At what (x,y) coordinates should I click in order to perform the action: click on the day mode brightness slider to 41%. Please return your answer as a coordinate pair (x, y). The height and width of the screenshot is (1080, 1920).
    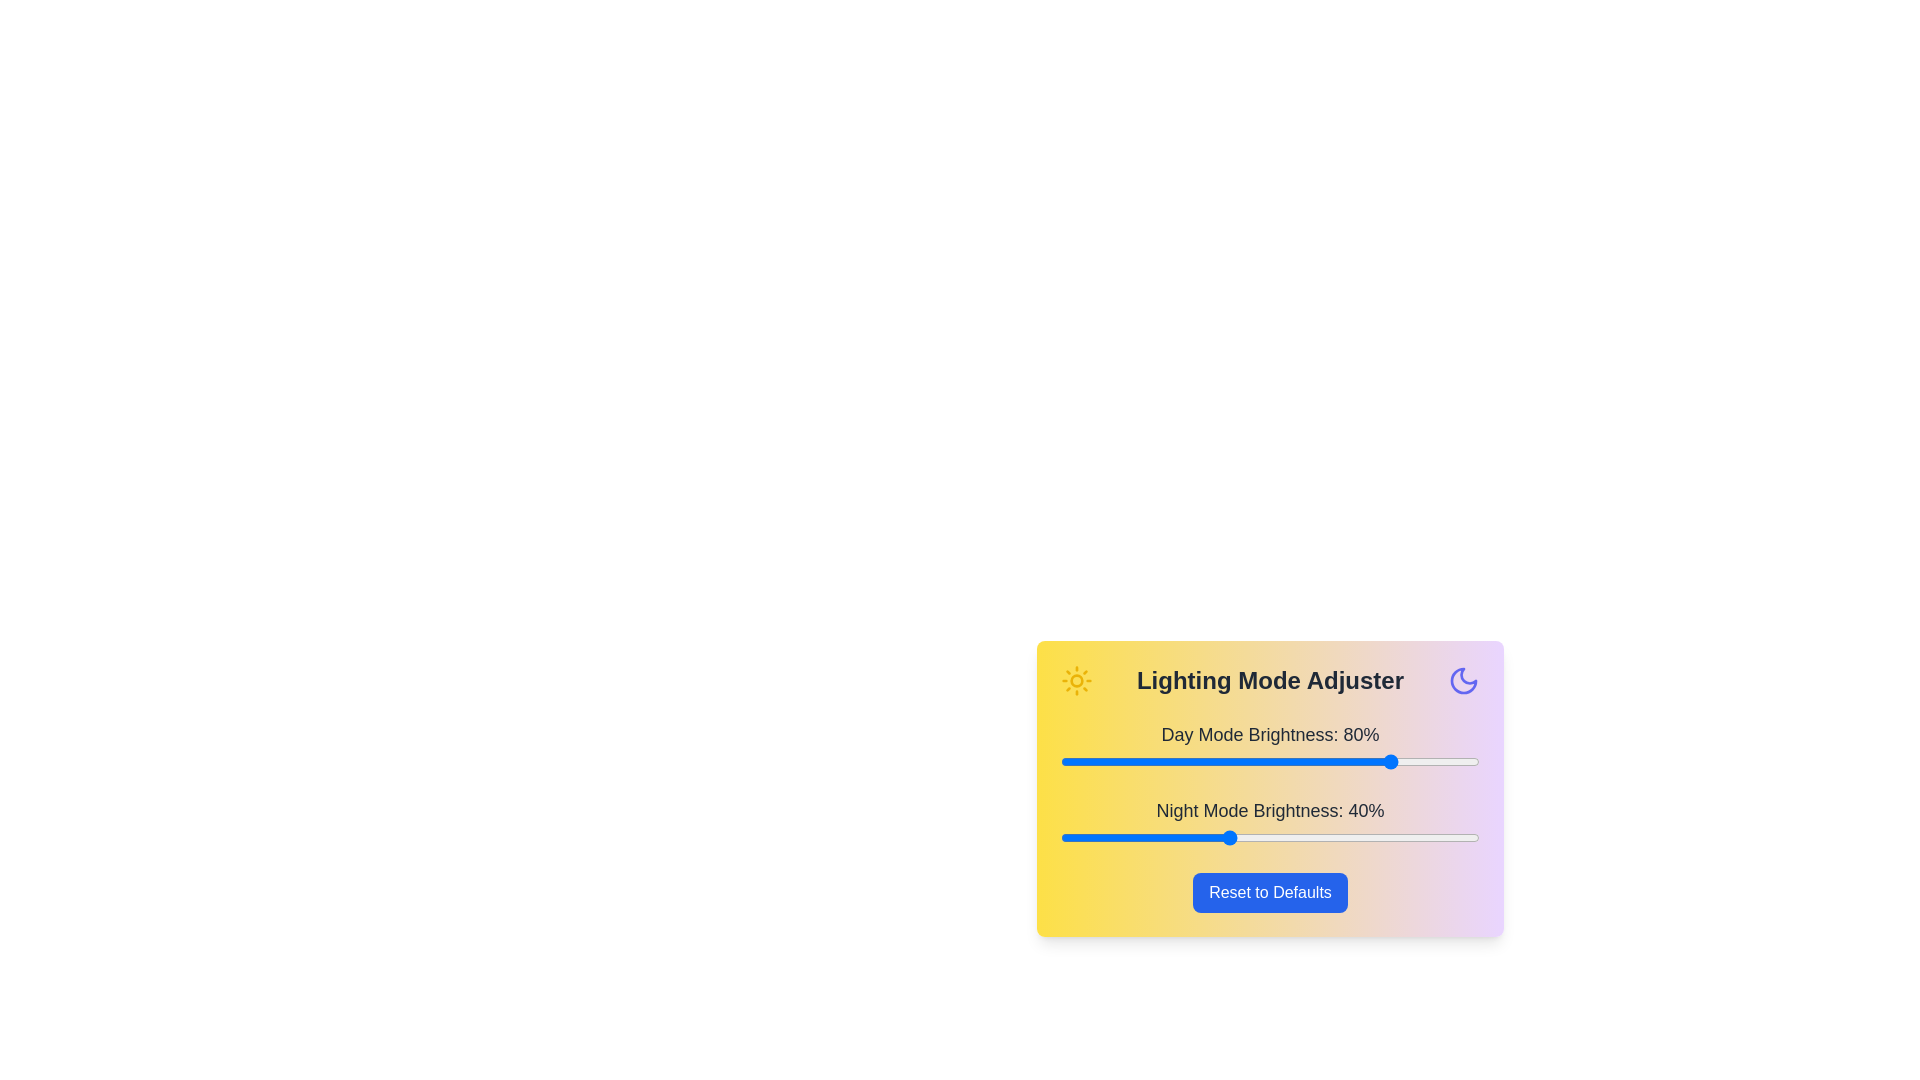
    Looking at the image, I should click on (1231, 762).